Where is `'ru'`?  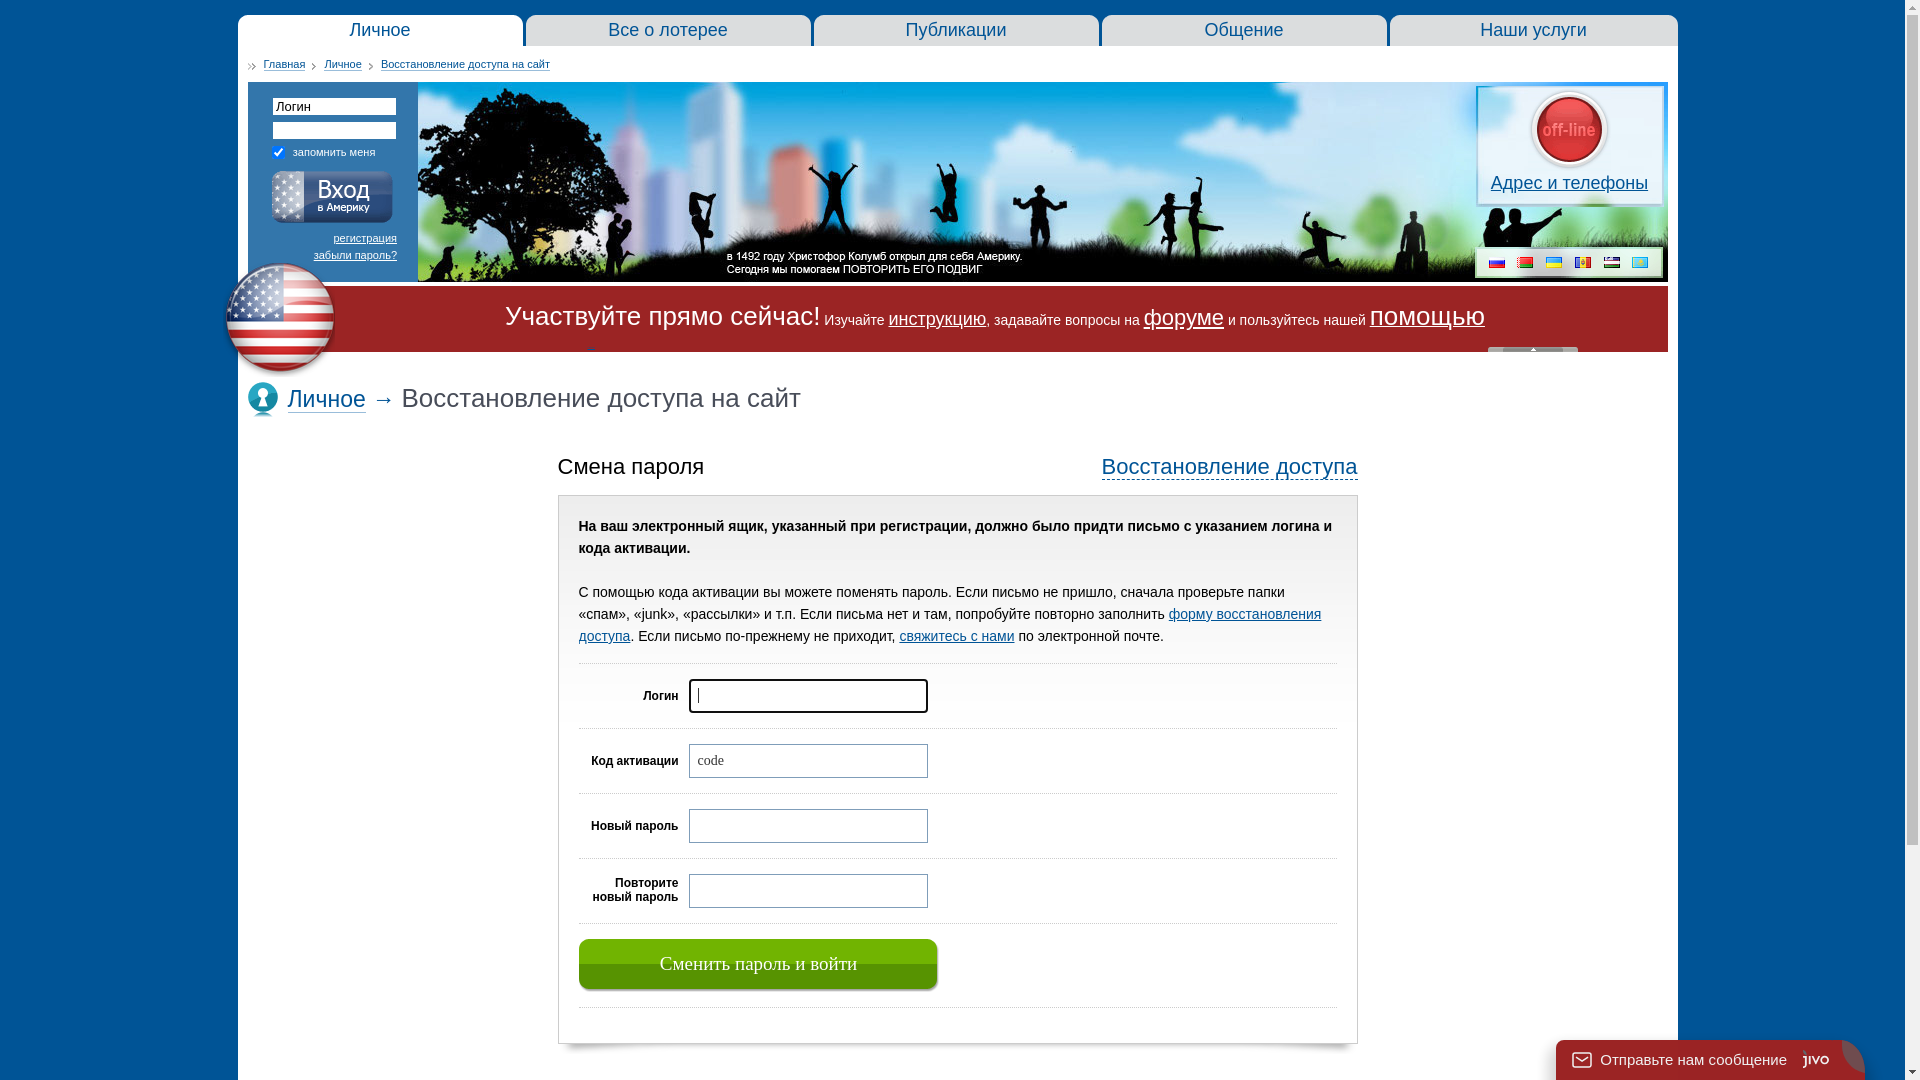
'ru' is located at coordinates (1497, 263).